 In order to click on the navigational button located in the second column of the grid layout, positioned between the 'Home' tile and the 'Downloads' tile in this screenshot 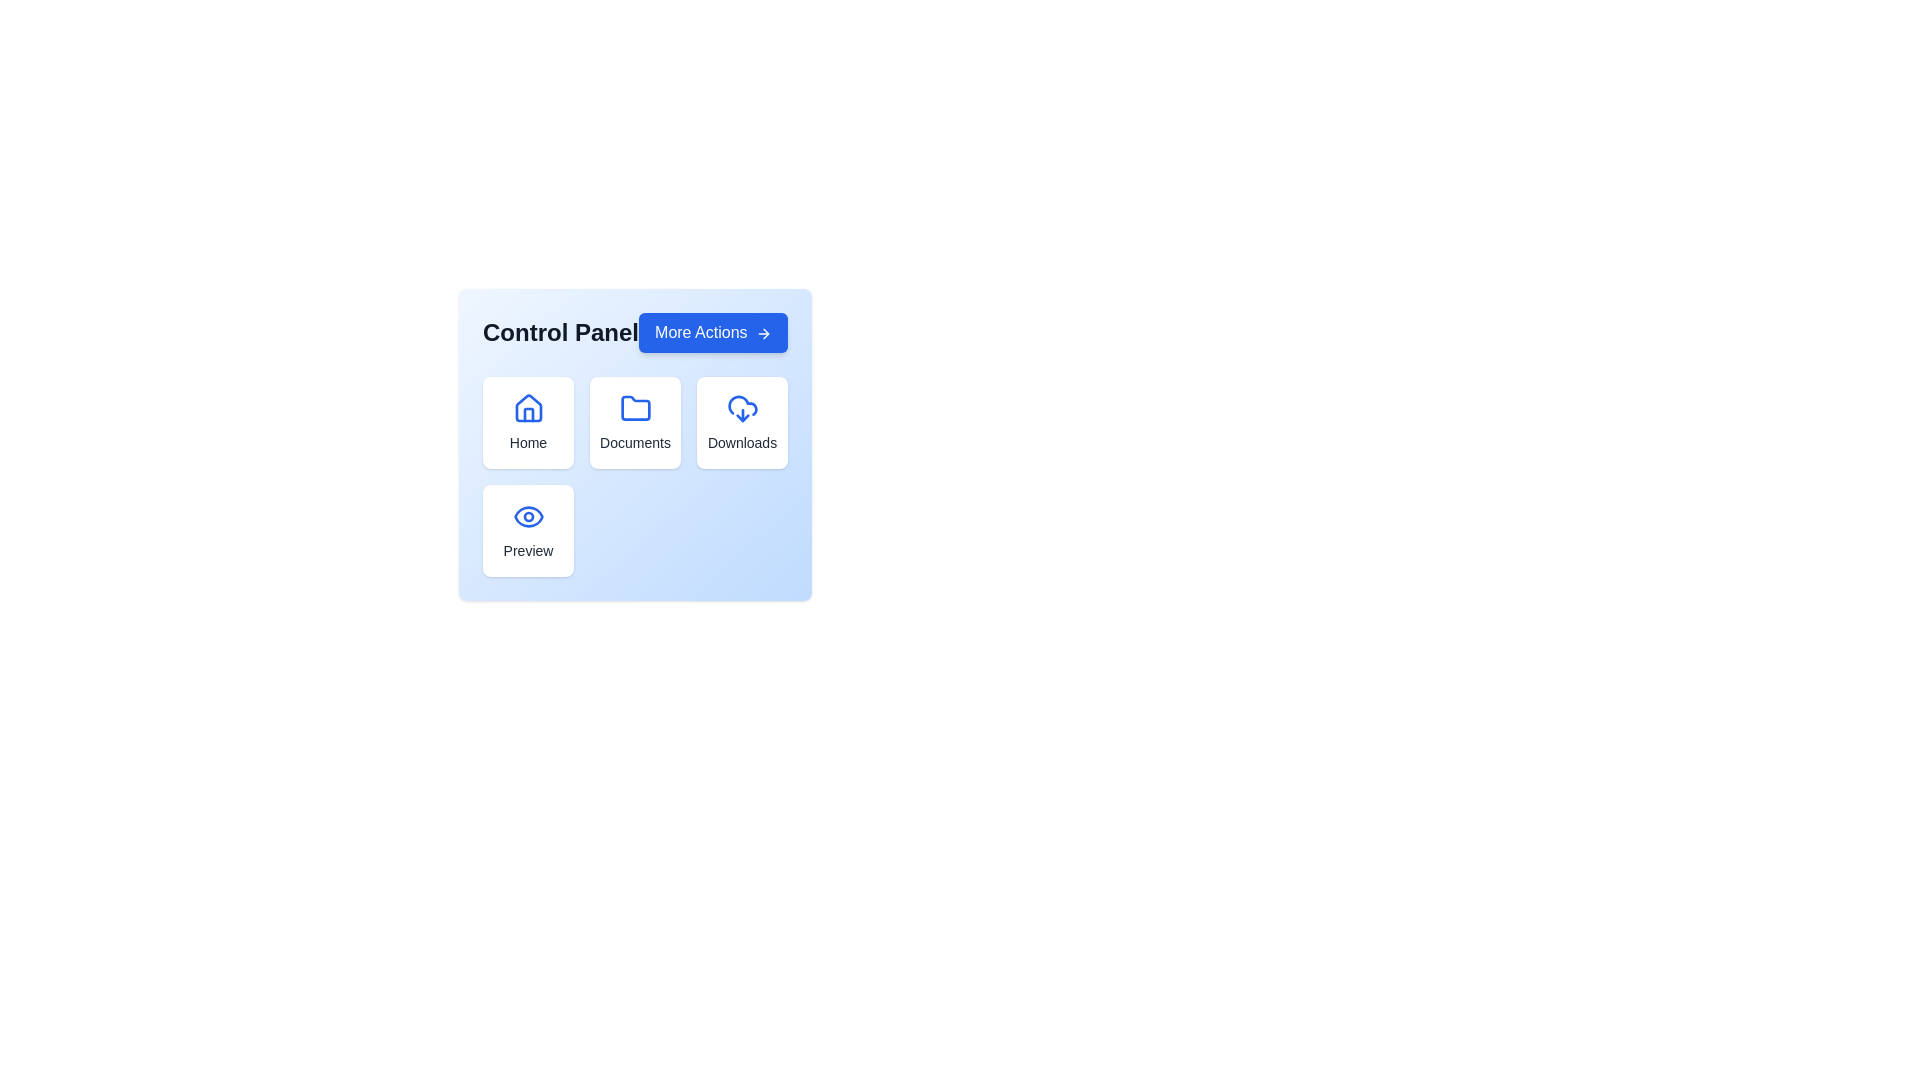, I will do `click(634, 422)`.